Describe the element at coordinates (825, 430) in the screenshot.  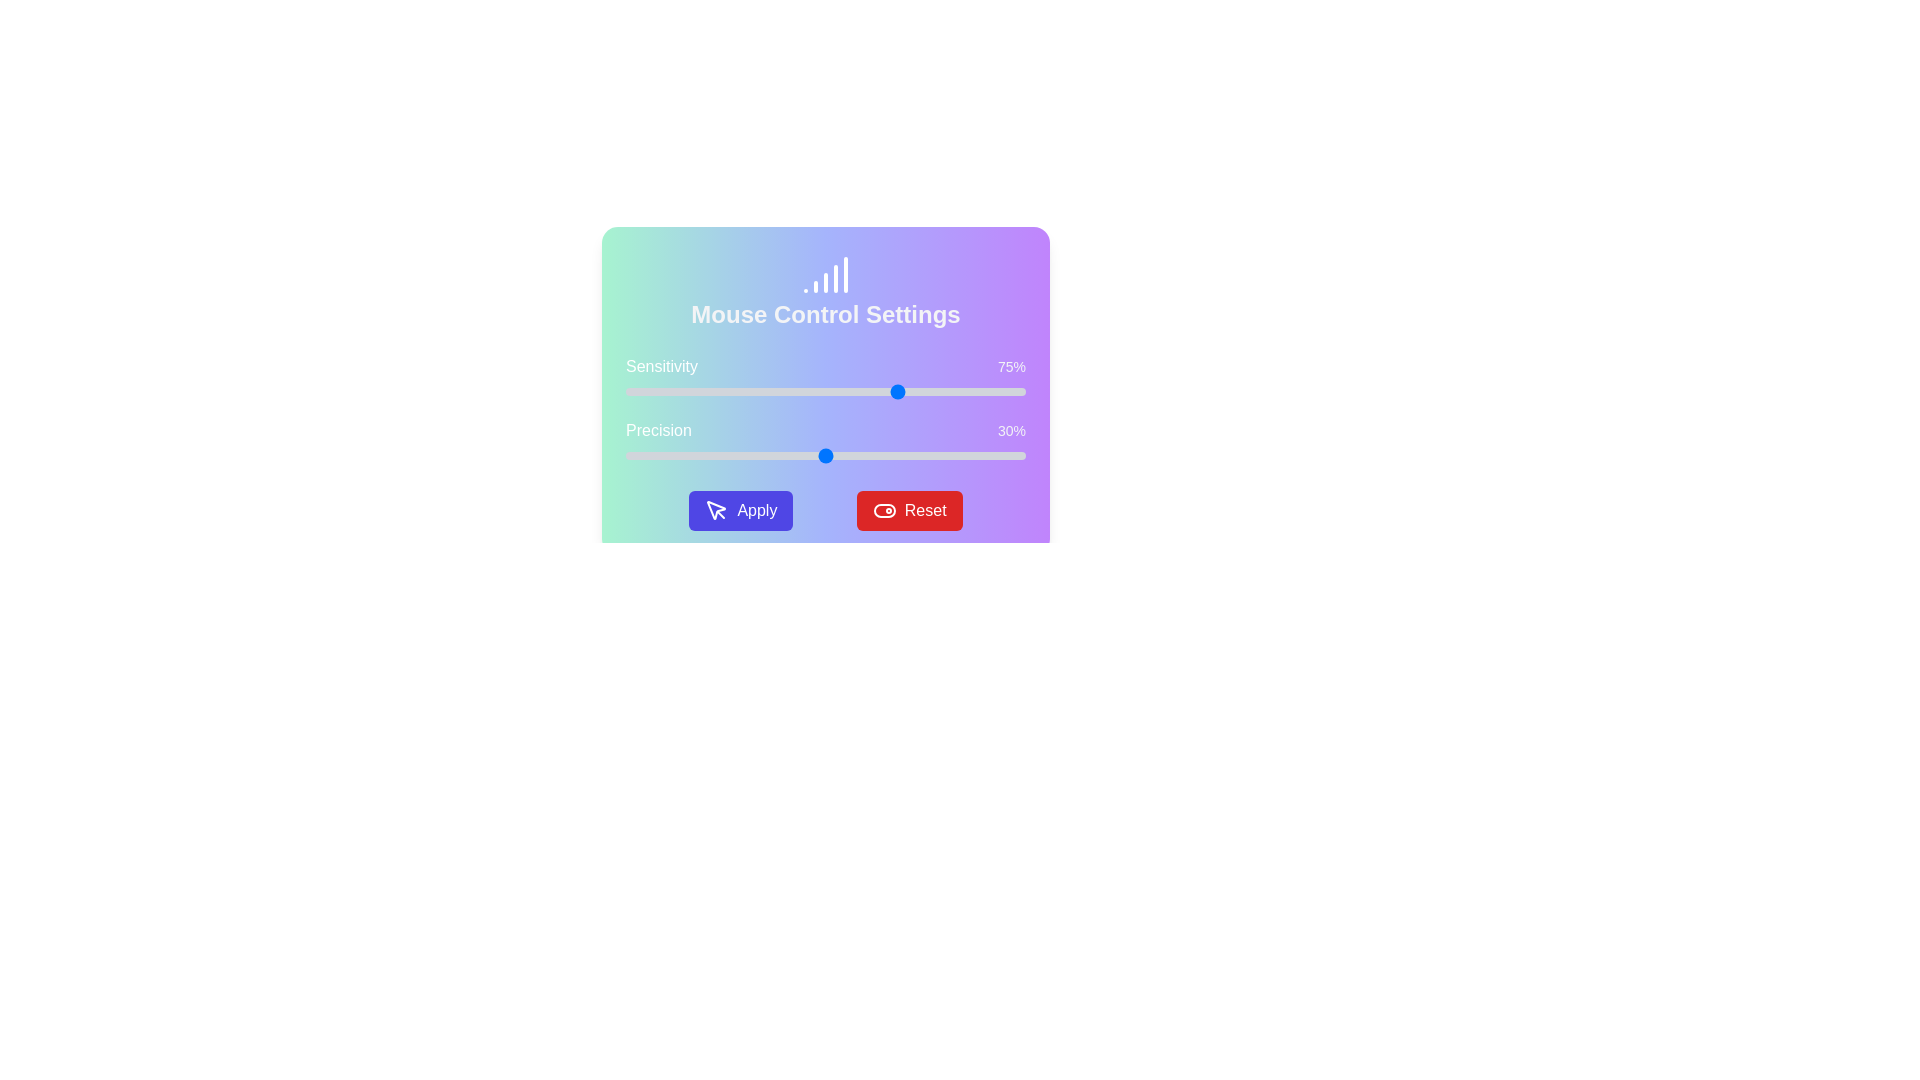
I see `precision label indicating the current value of 30% located centrally within the settings panel, directly below the 'Sensitivity' label and above the 'Precision' slider` at that location.